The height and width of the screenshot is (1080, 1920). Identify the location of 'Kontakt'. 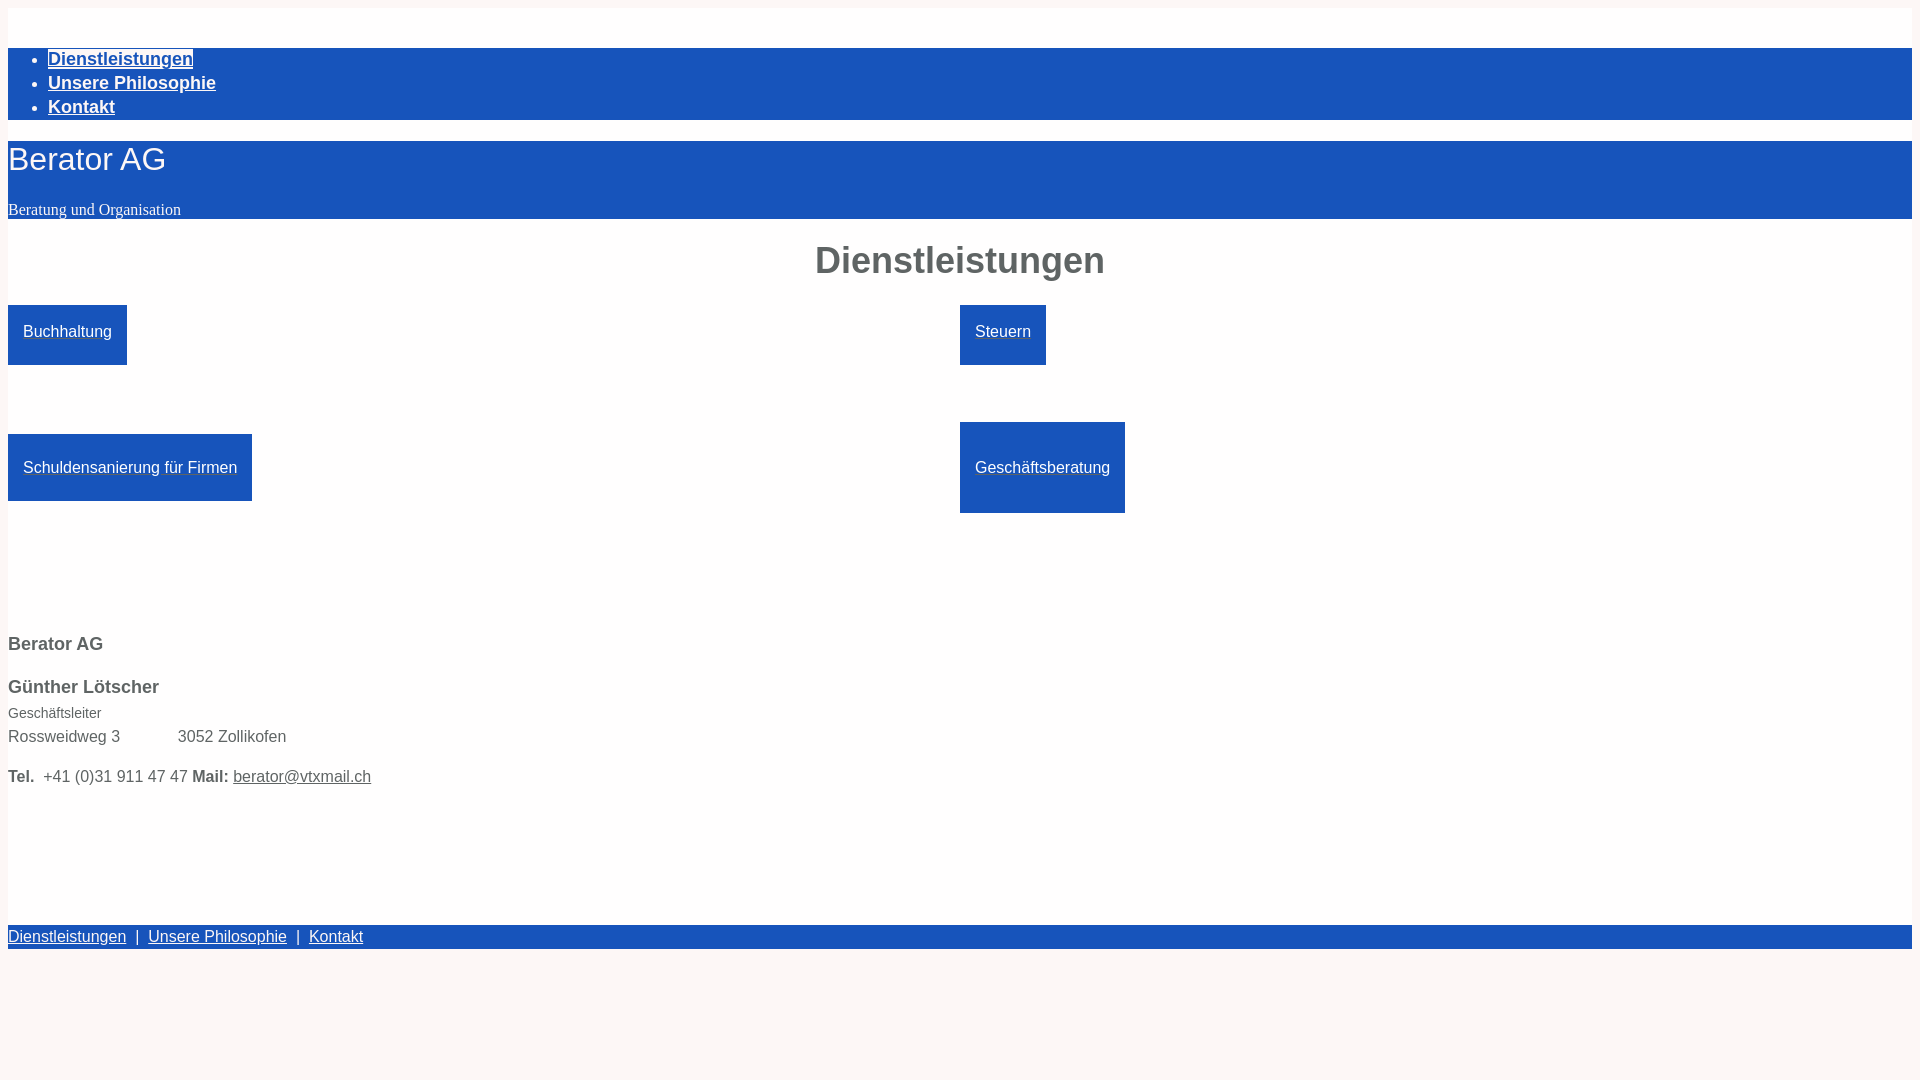
(80, 107).